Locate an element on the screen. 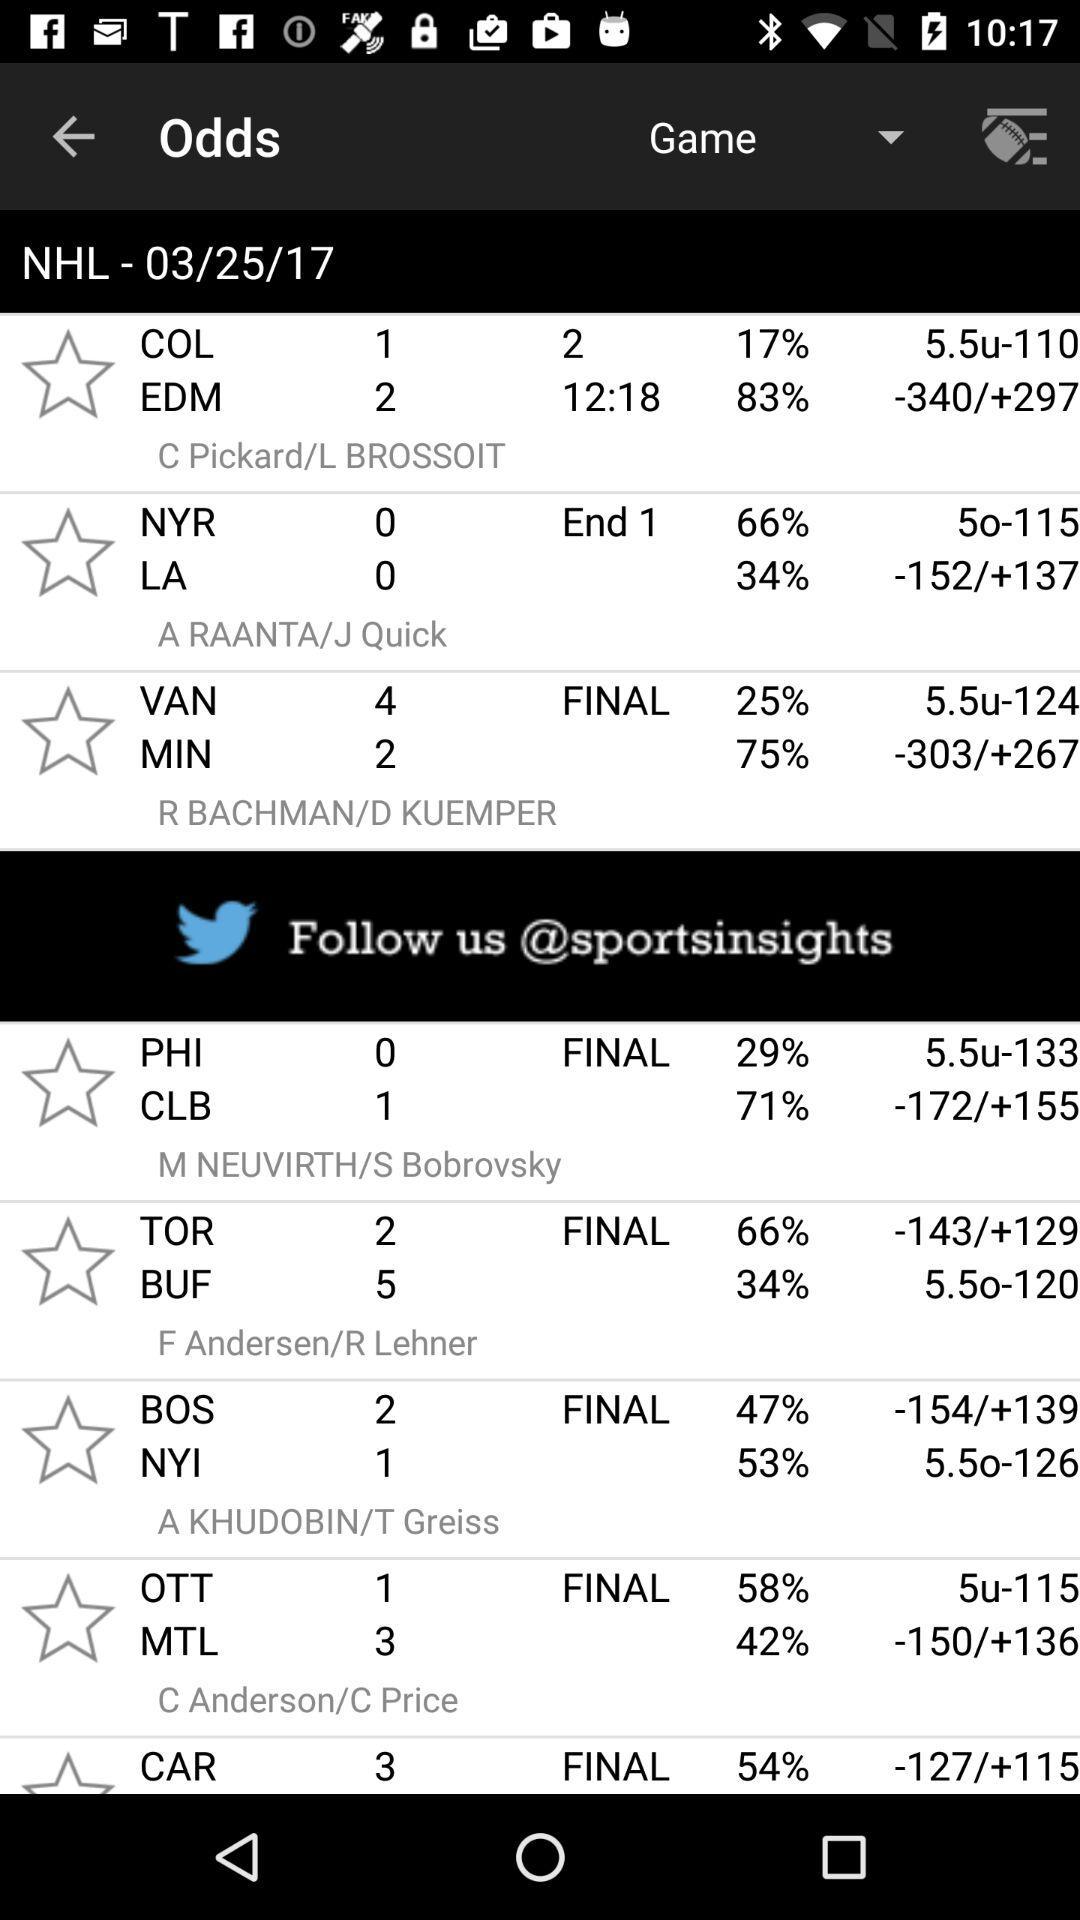 Image resolution: width=1080 pixels, height=1920 pixels. rating is located at coordinates (67, 1081).